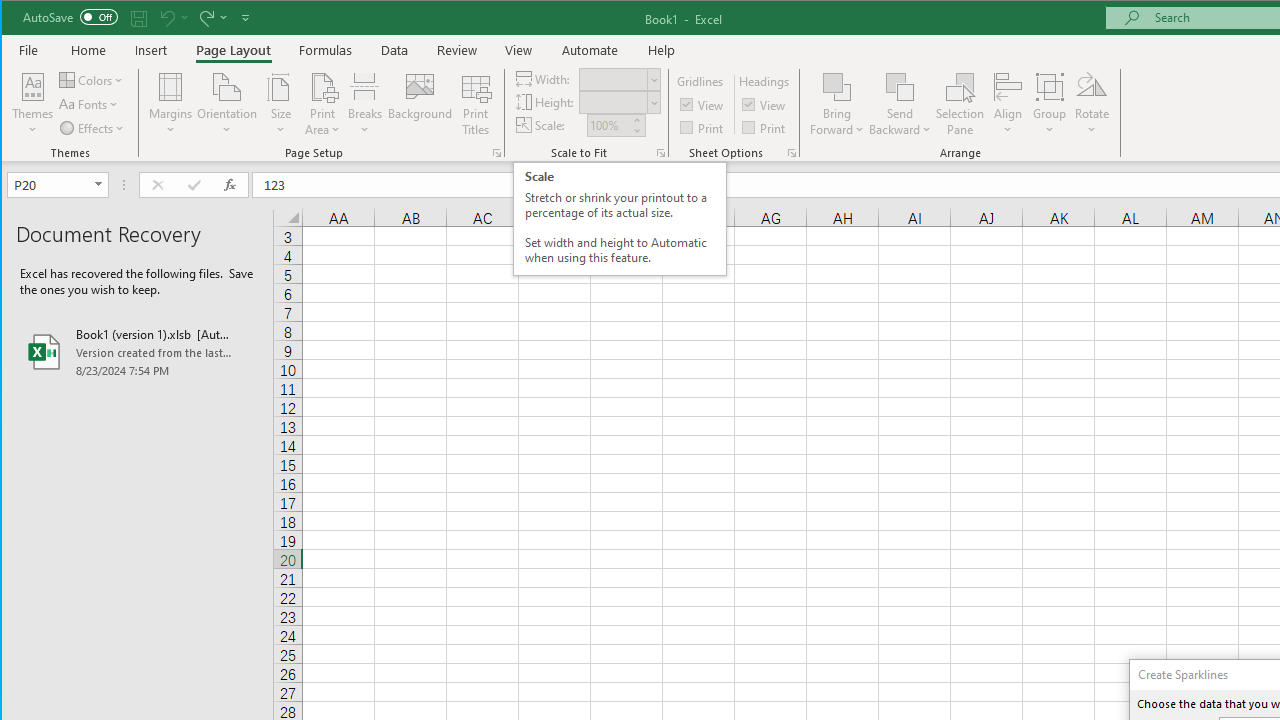 The width and height of the screenshot is (1280, 720). What do you see at coordinates (365, 104) in the screenshot?
I see `'Breaks'` at bounding box center [365, 104].